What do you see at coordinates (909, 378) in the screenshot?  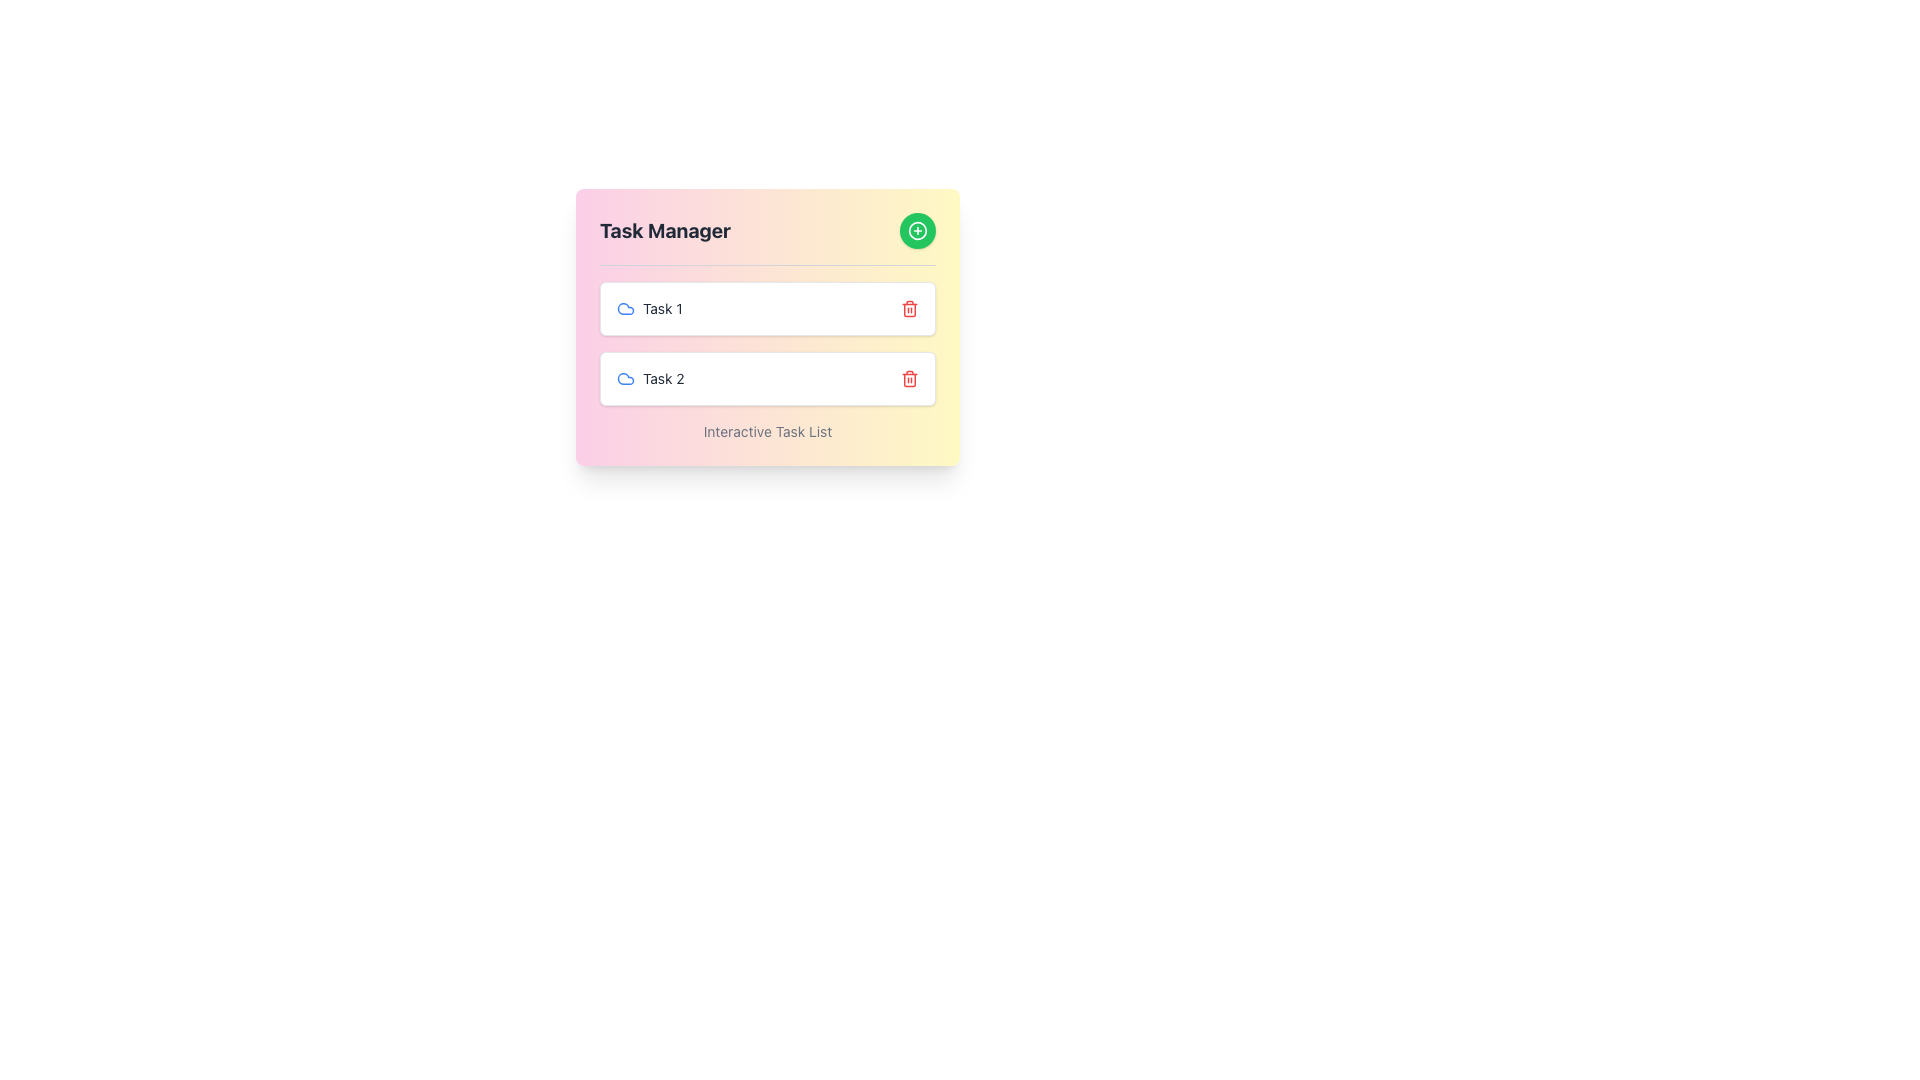 I see `the delete icon button associated with 'Task 2' in the 'Task Manager' panel` at bounding box center [909, 378].